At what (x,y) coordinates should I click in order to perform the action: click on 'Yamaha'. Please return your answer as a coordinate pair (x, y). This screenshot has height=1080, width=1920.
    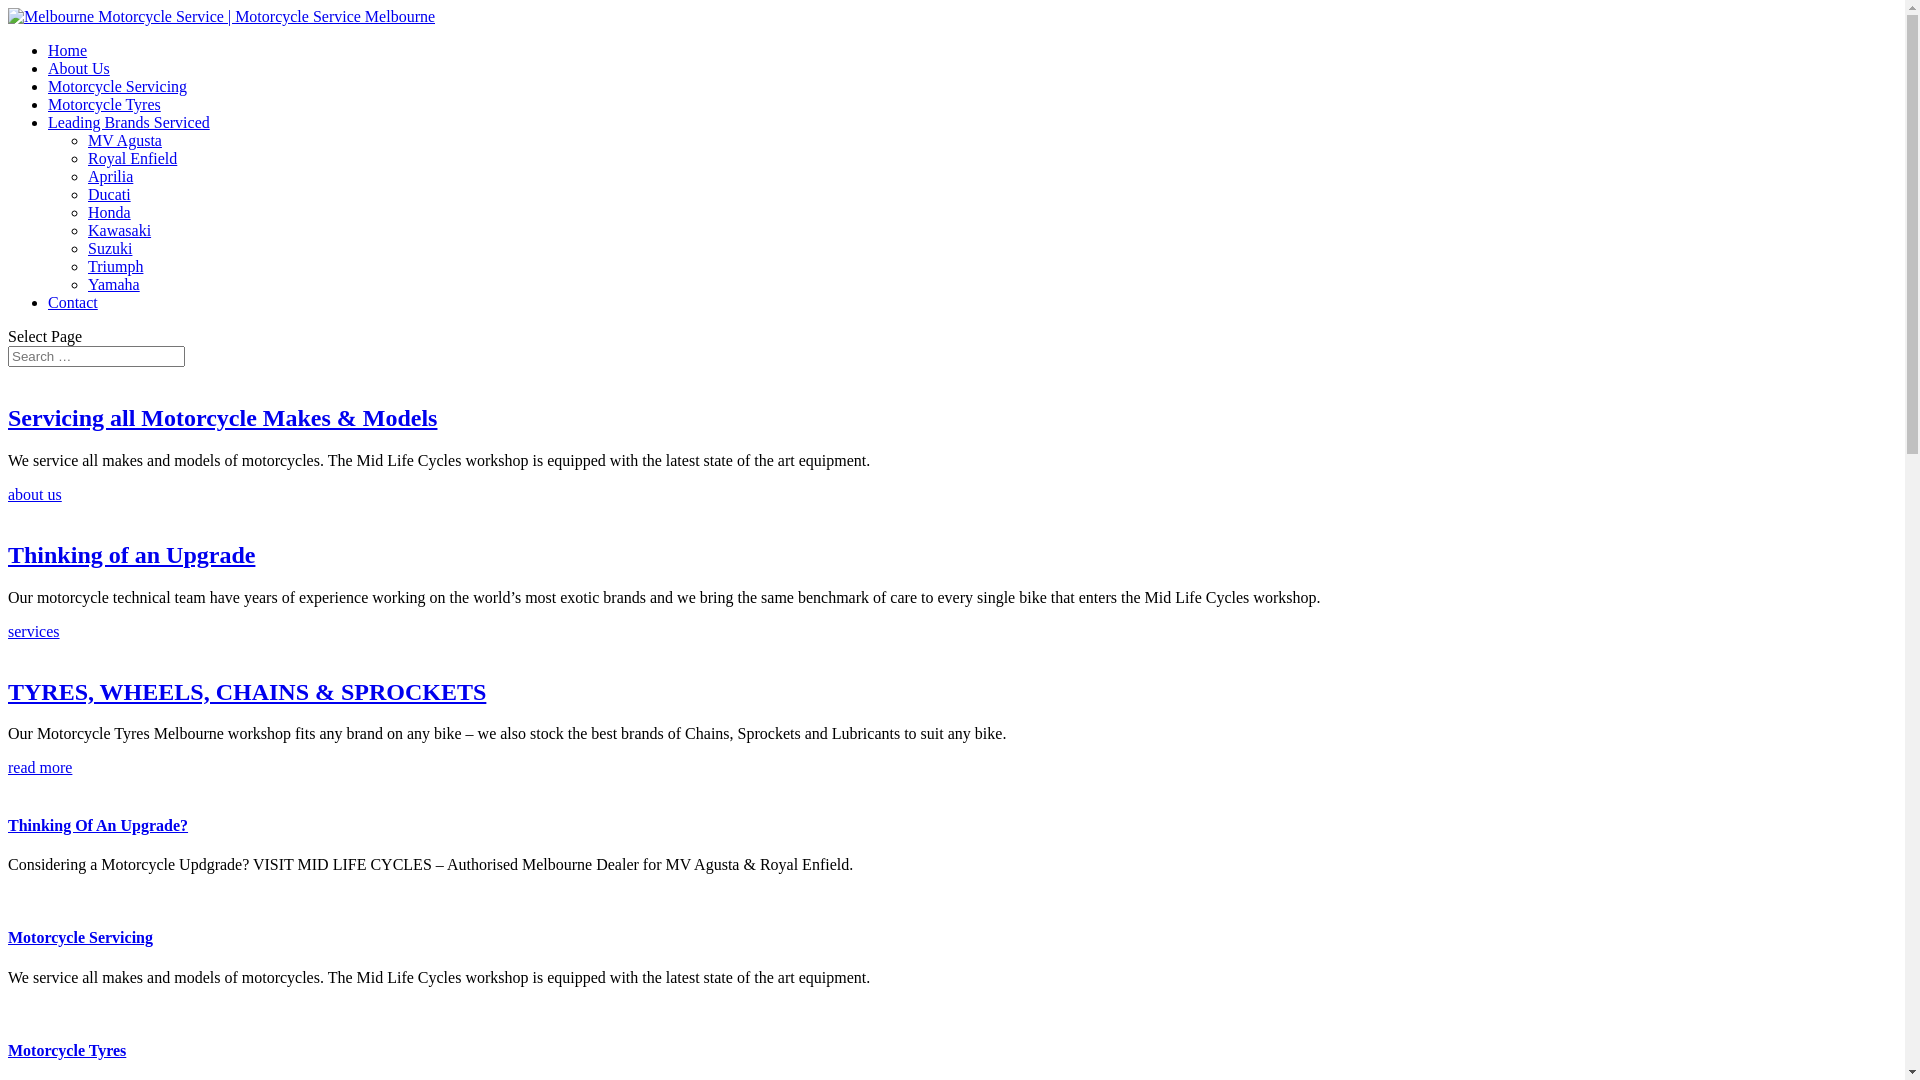
    Looking at the image, I should click on (113, 284).